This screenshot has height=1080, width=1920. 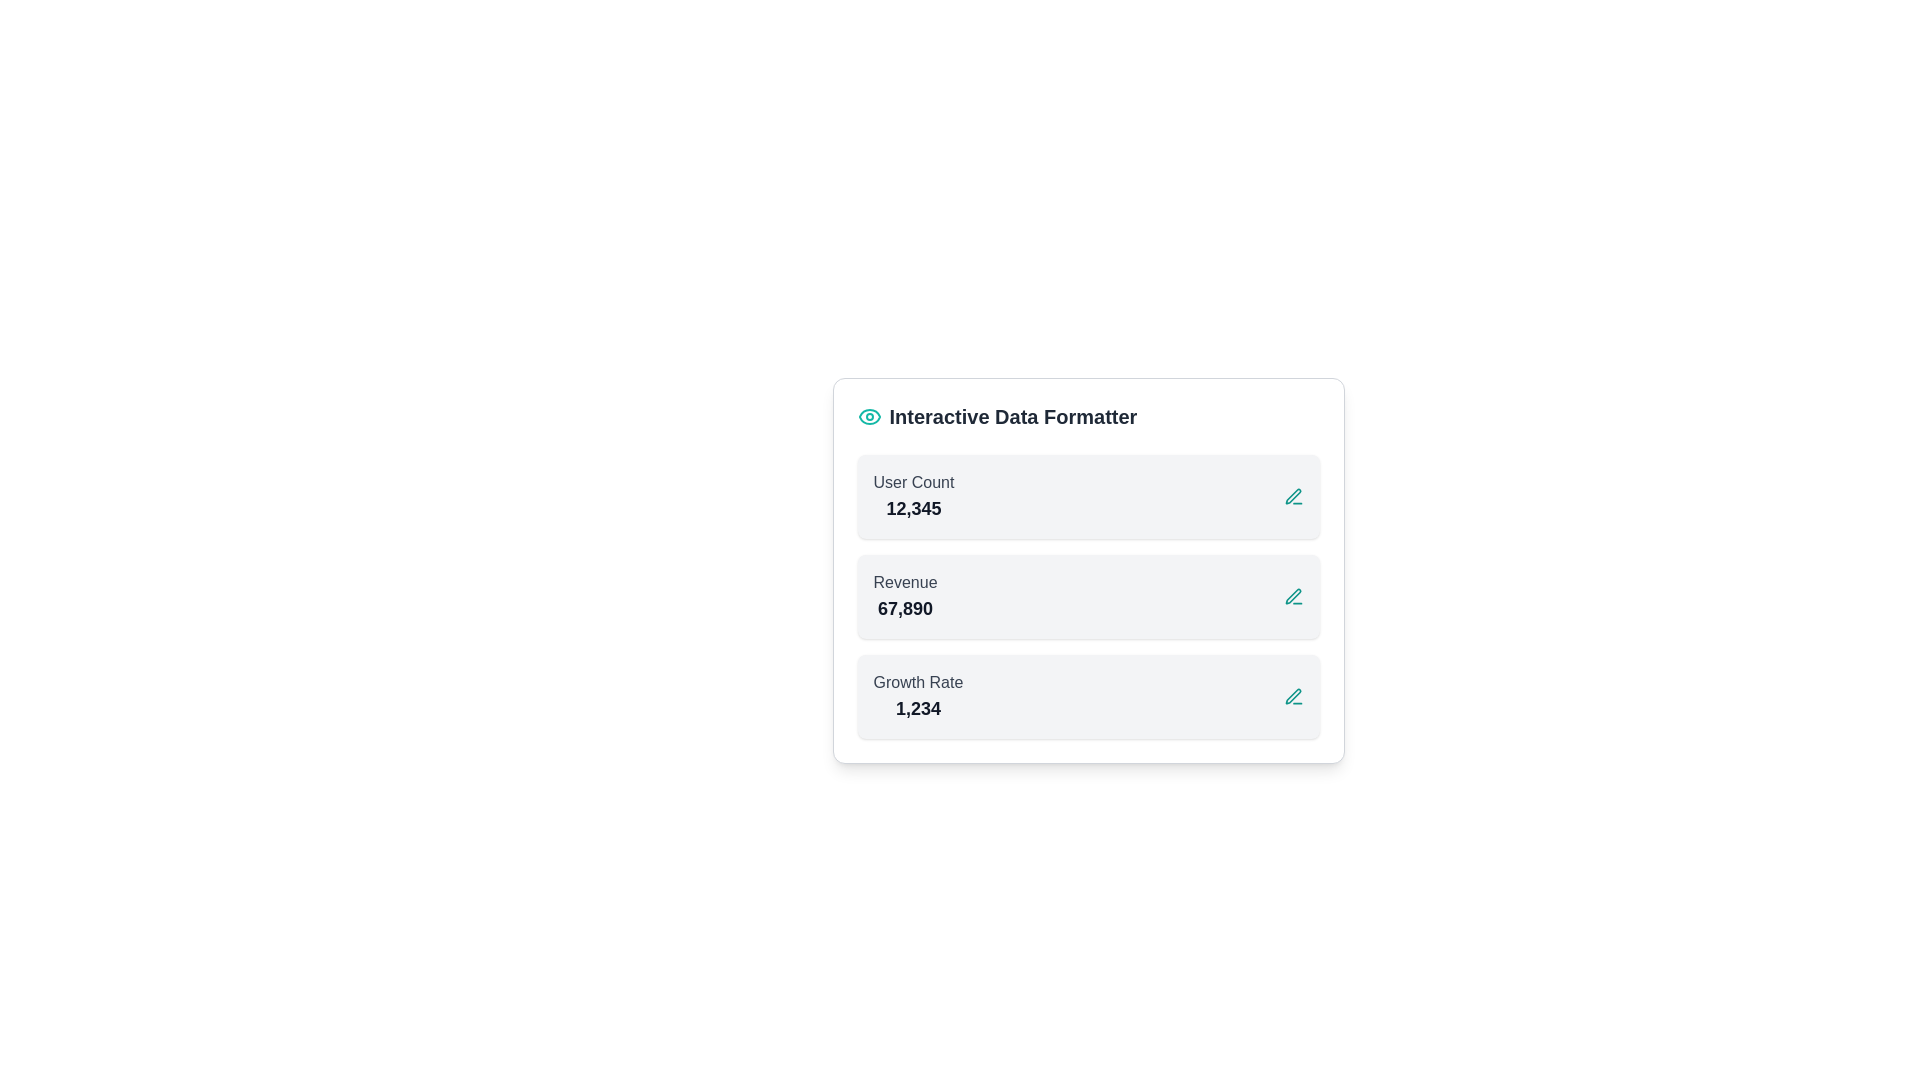 I want to click on the static text displaying the numeric value related to the growth rate, located in the 'Growth Rate' section, positioned below a sibling text with a smaller and lighter font, so click(x=917, y=708).